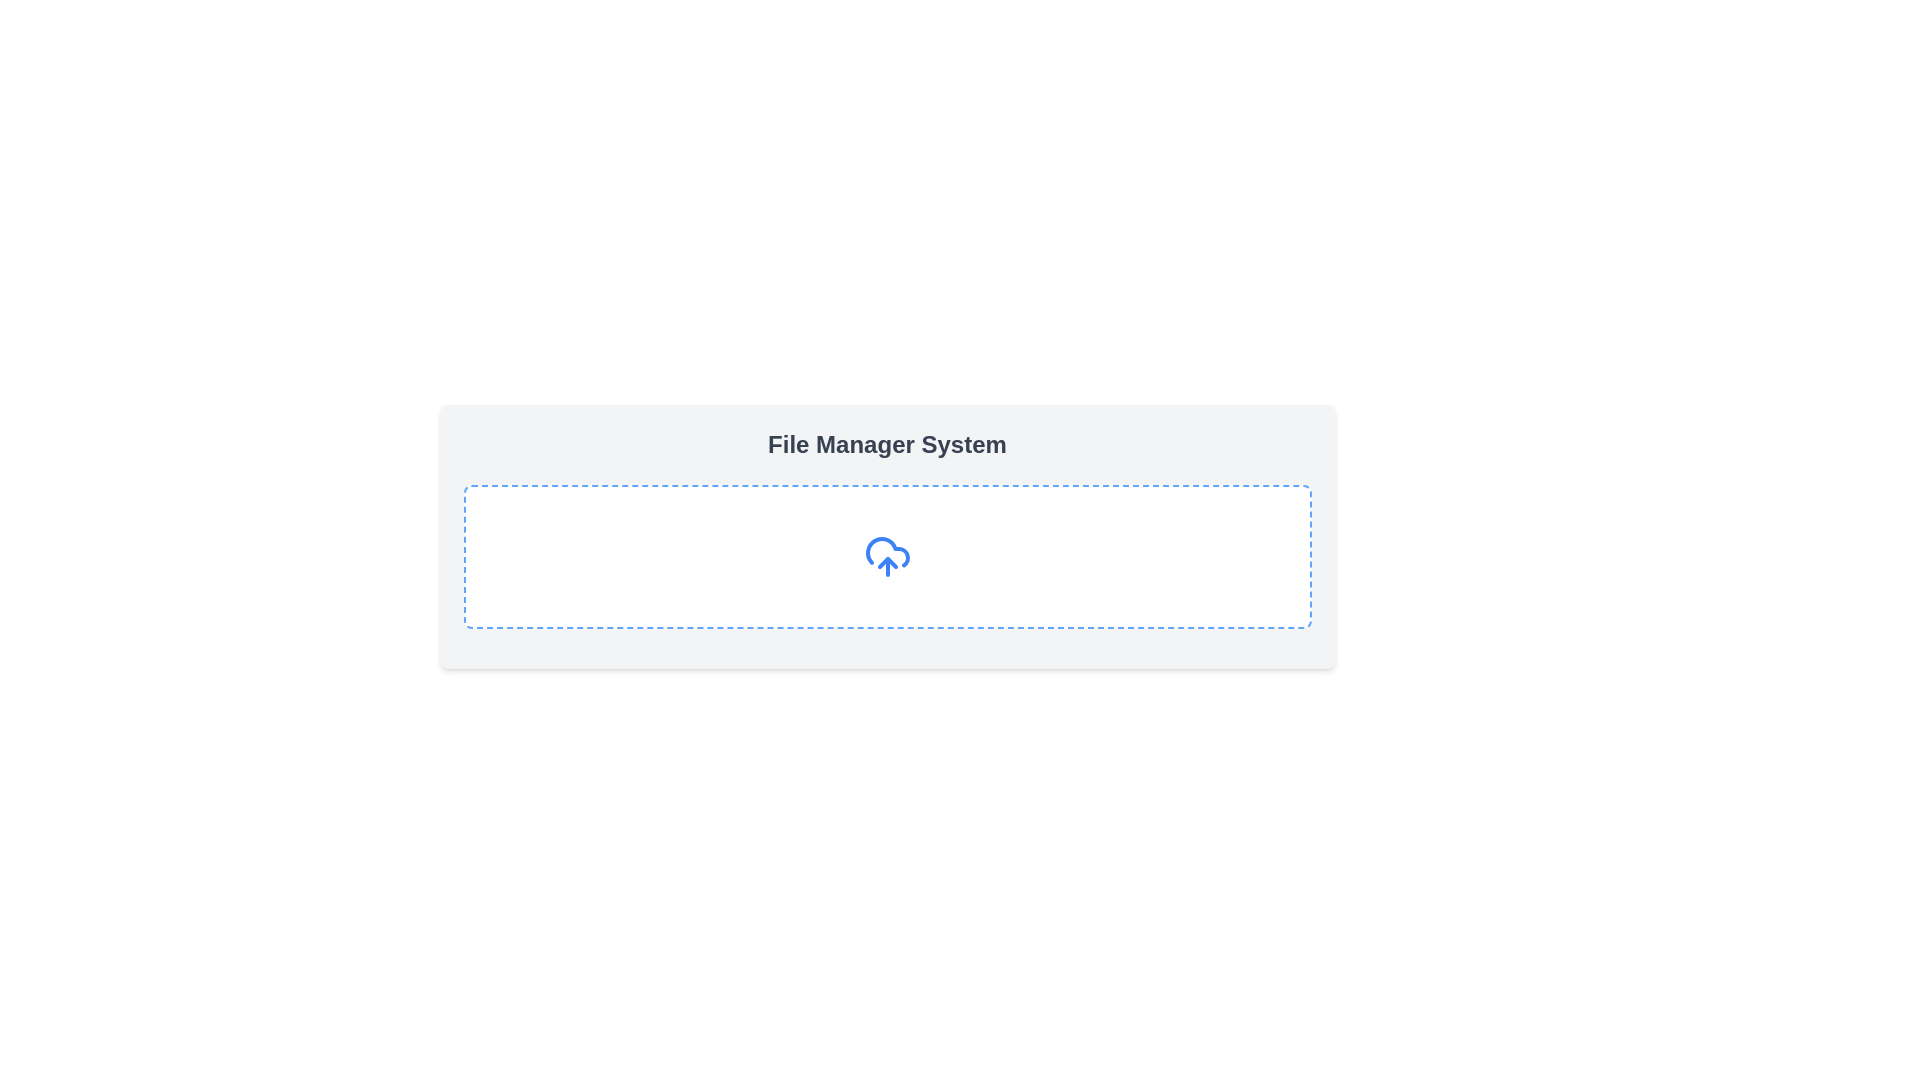 This screenshot has width=1920, height=1080. What do you see at coordinates (886, 556) in the screenshot?
I see `the clickable upload area in the 'File Manager System'` at bounding box center [886, 556].